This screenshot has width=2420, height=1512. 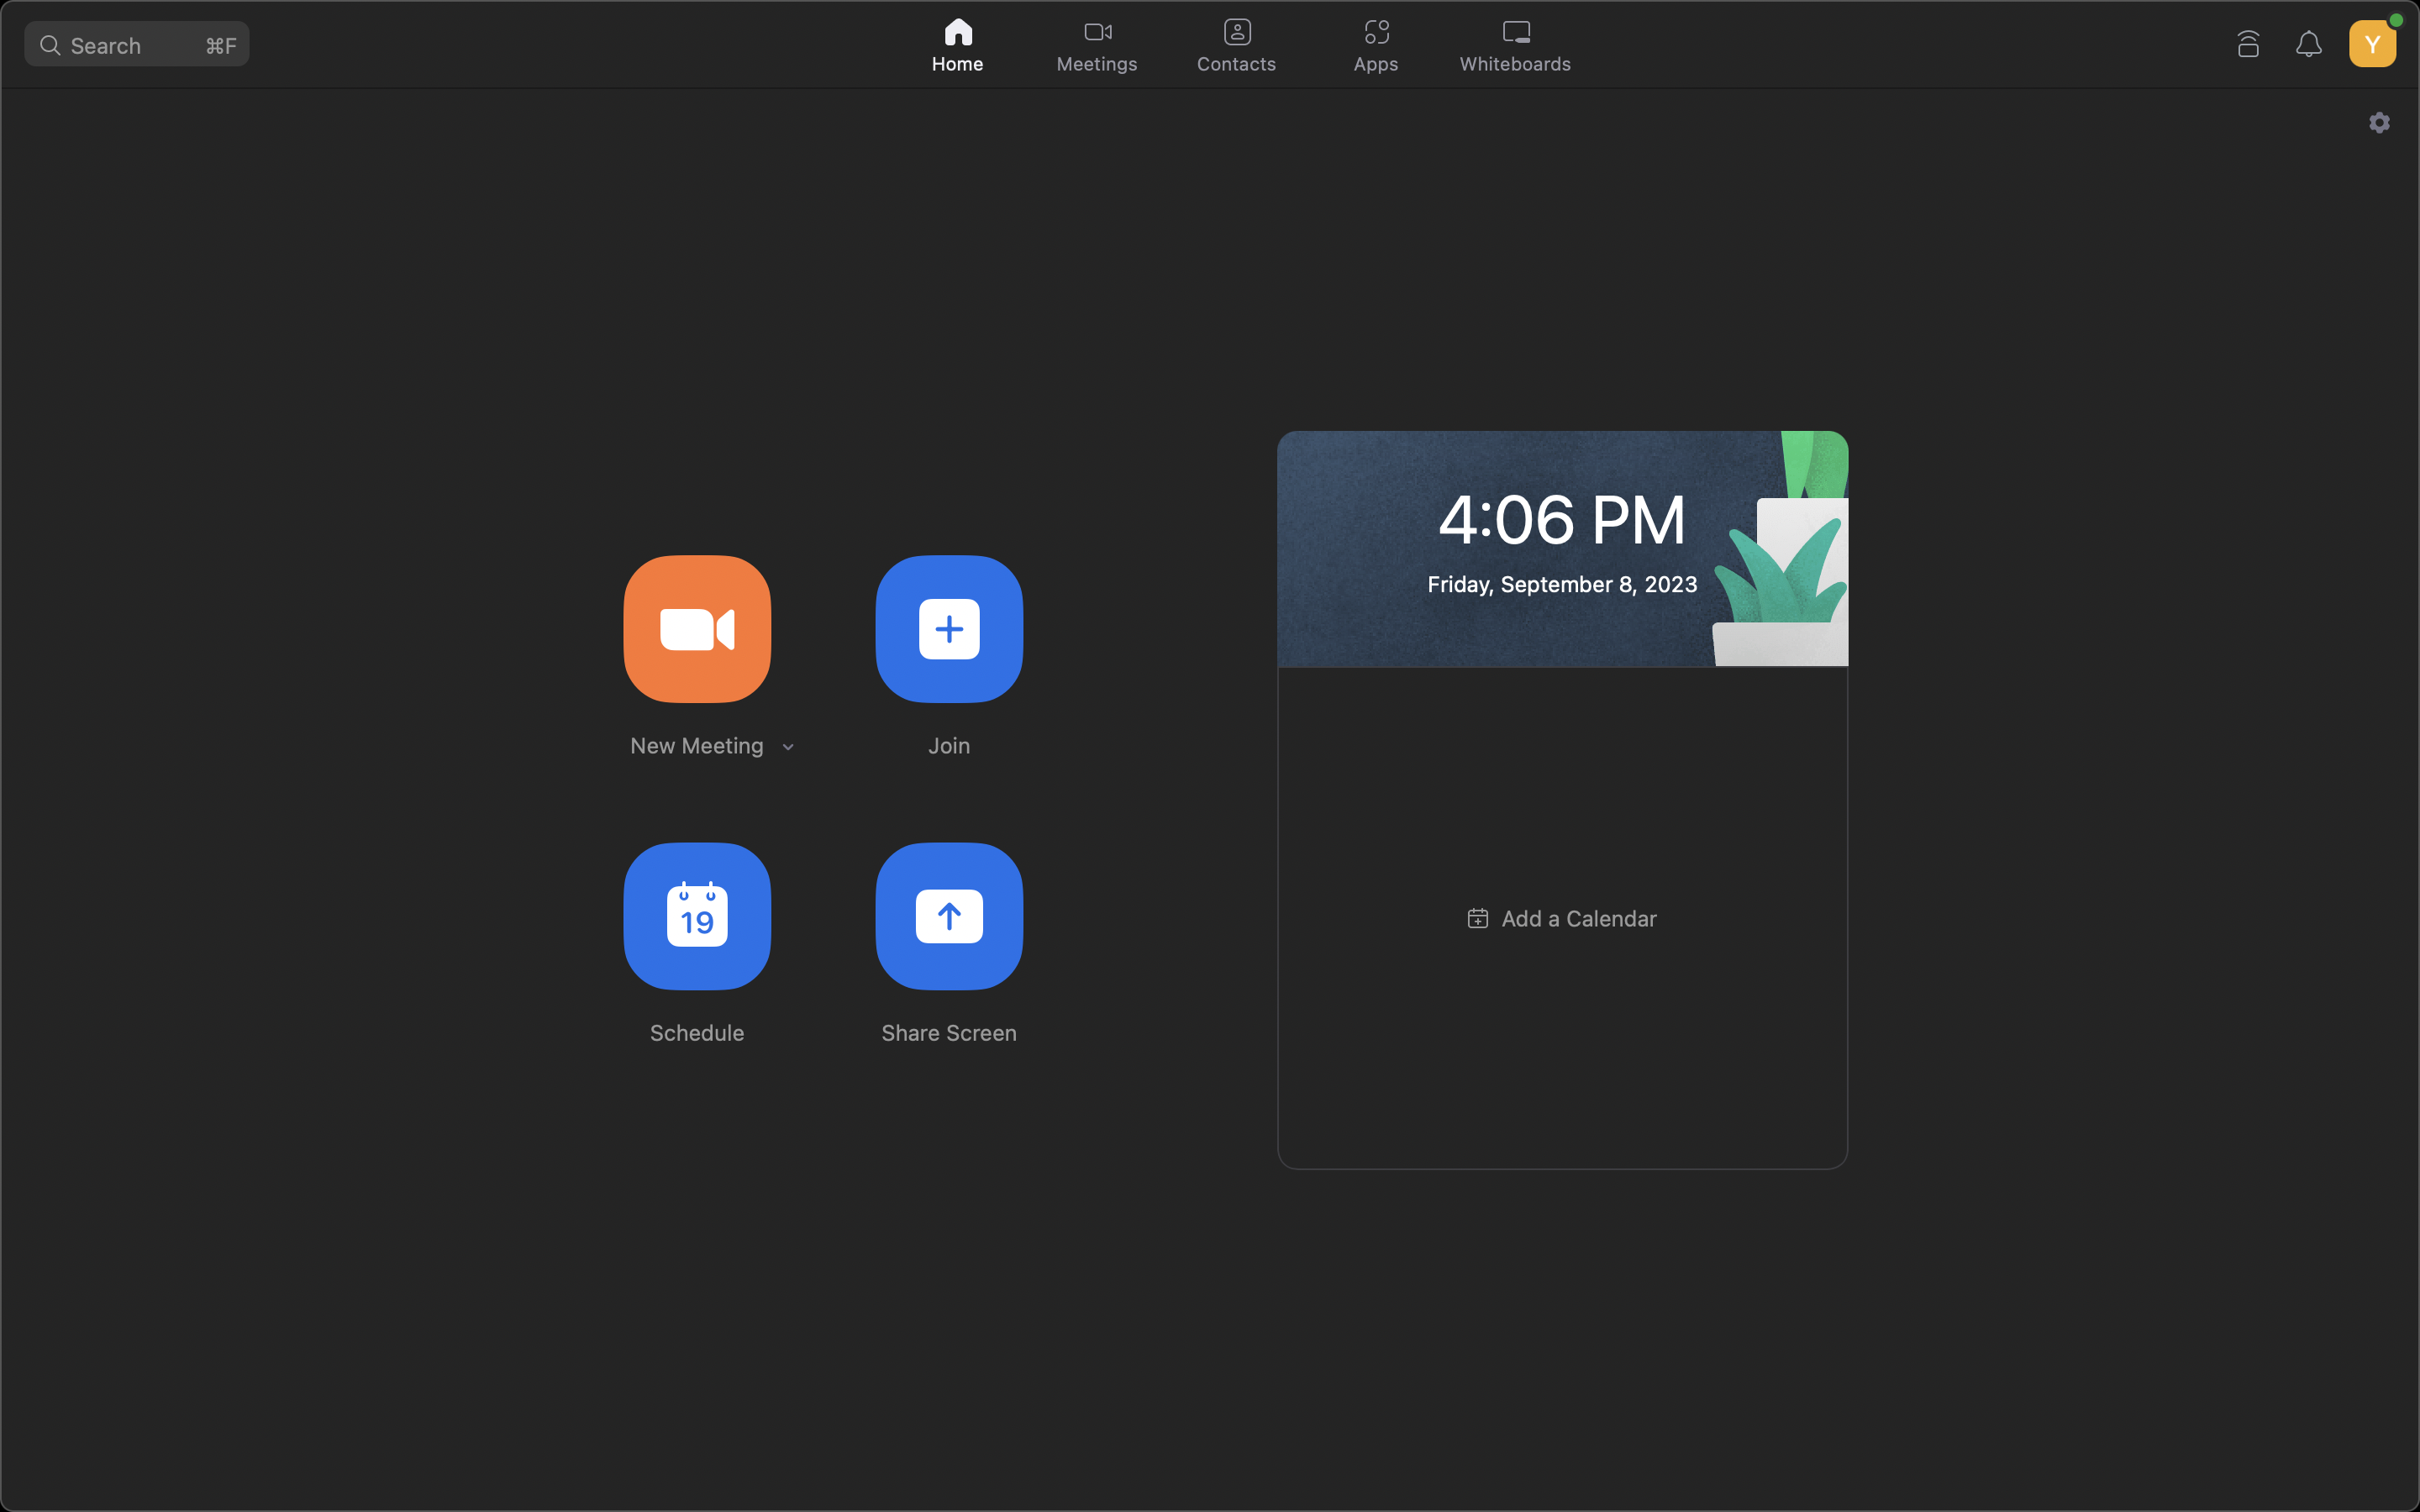 I want to click on Connect your device with a Zoom Room, so click(x=2249, y=39).